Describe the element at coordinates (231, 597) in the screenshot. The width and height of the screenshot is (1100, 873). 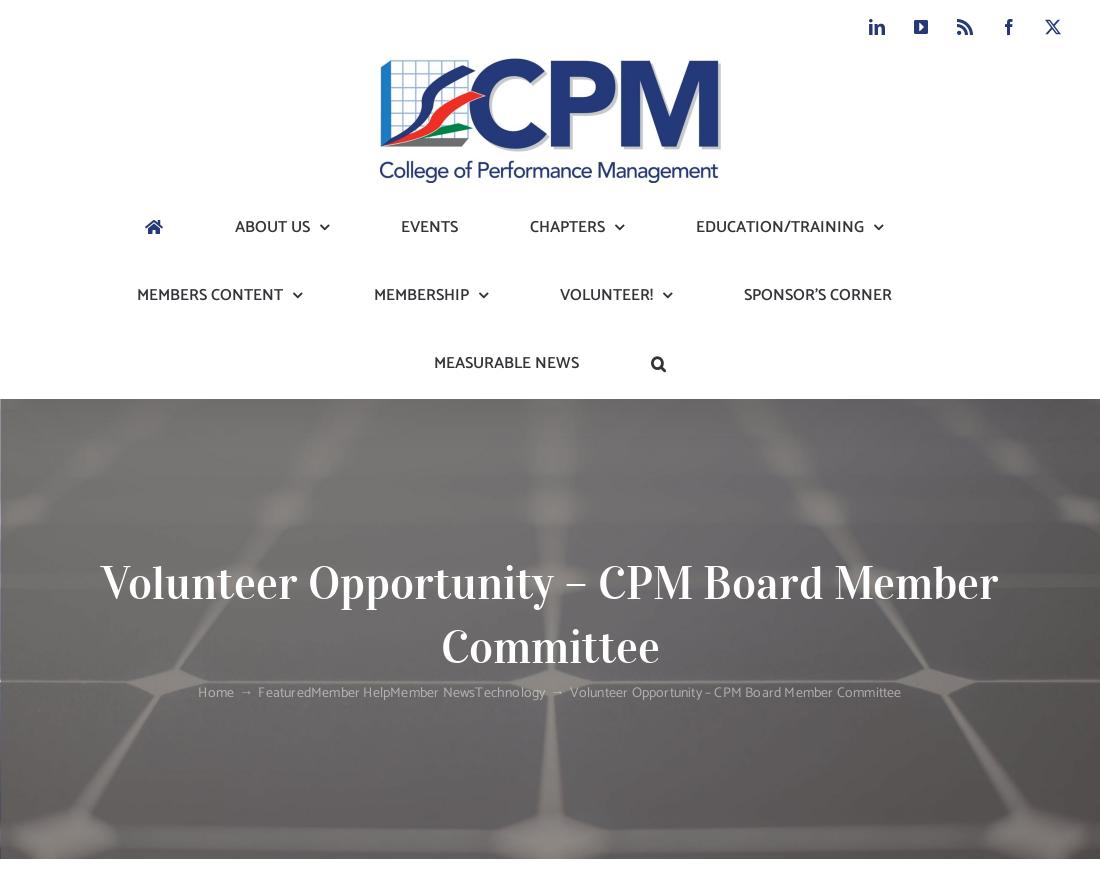
I see `'New CPM Document Library (members only access)'` at that location.